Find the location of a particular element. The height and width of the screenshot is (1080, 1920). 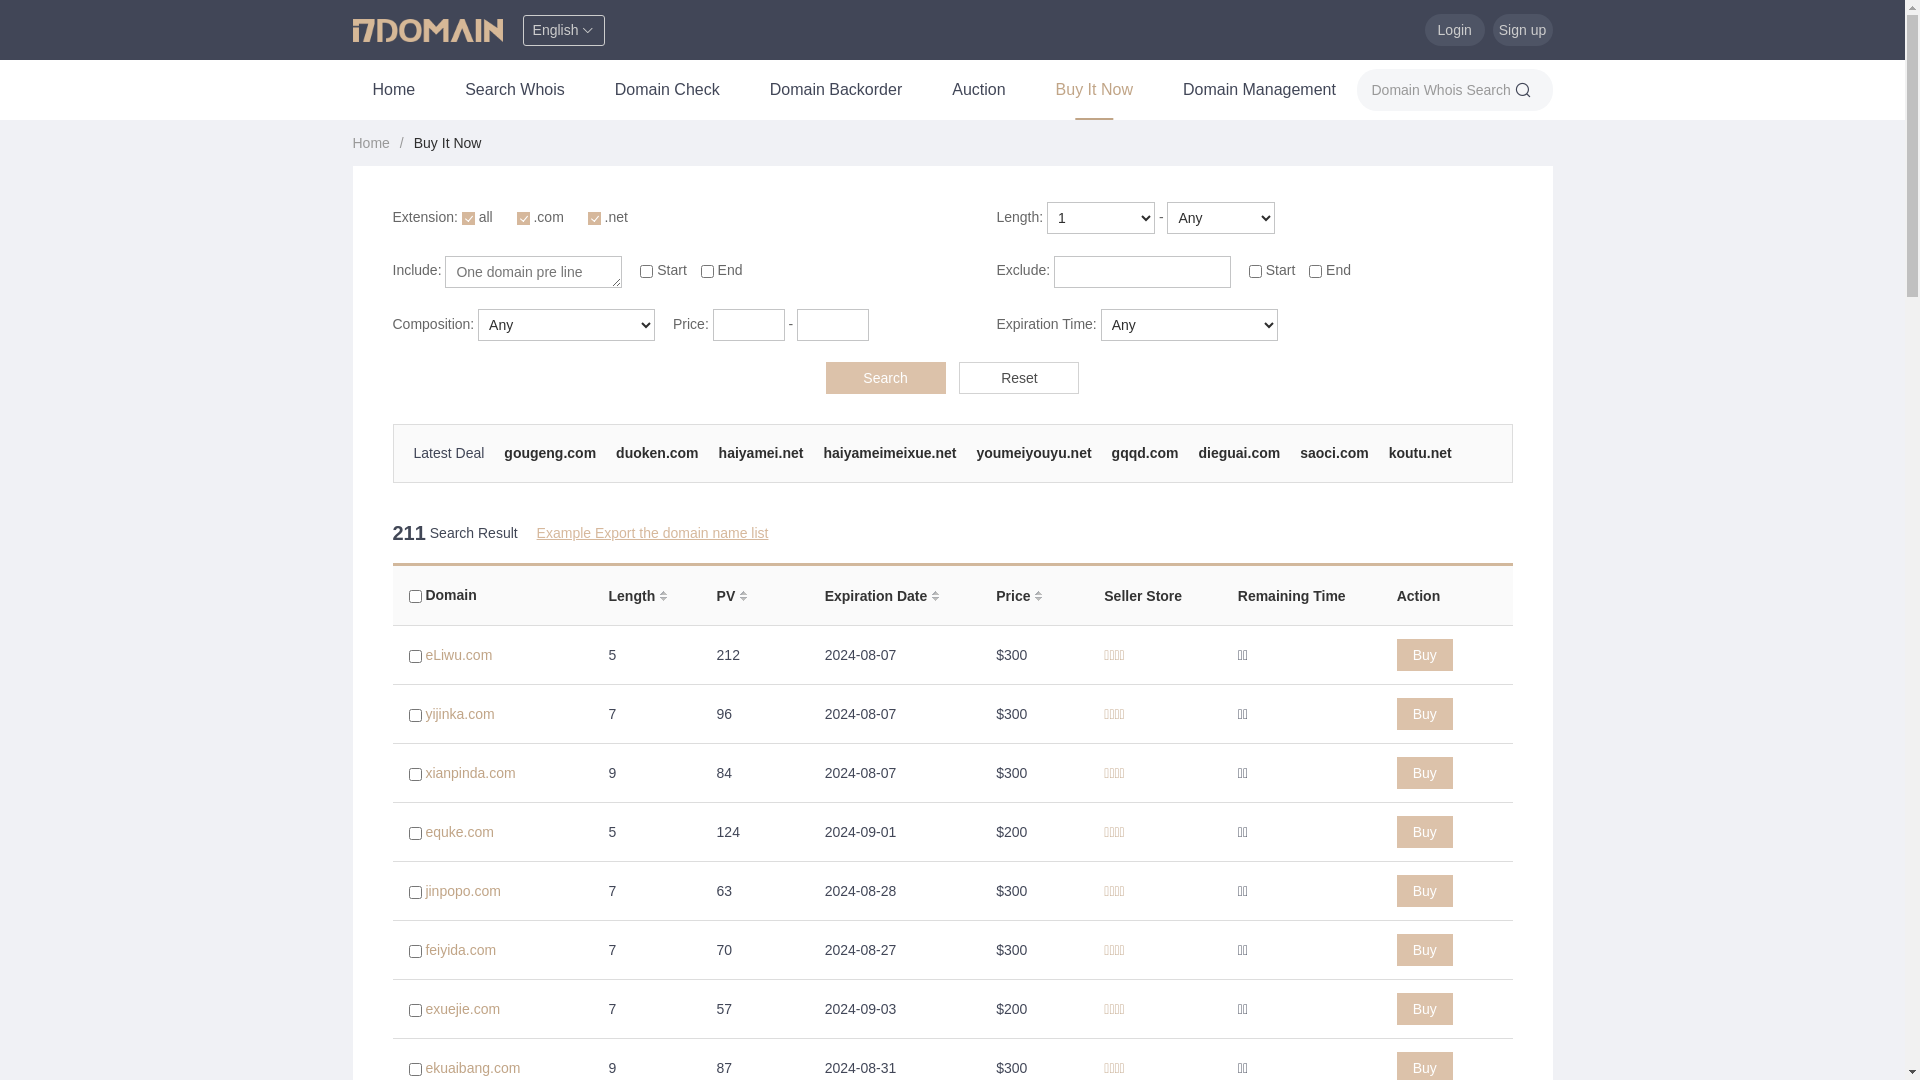

'haiyamei.net' is located at coordinates (719, 452).